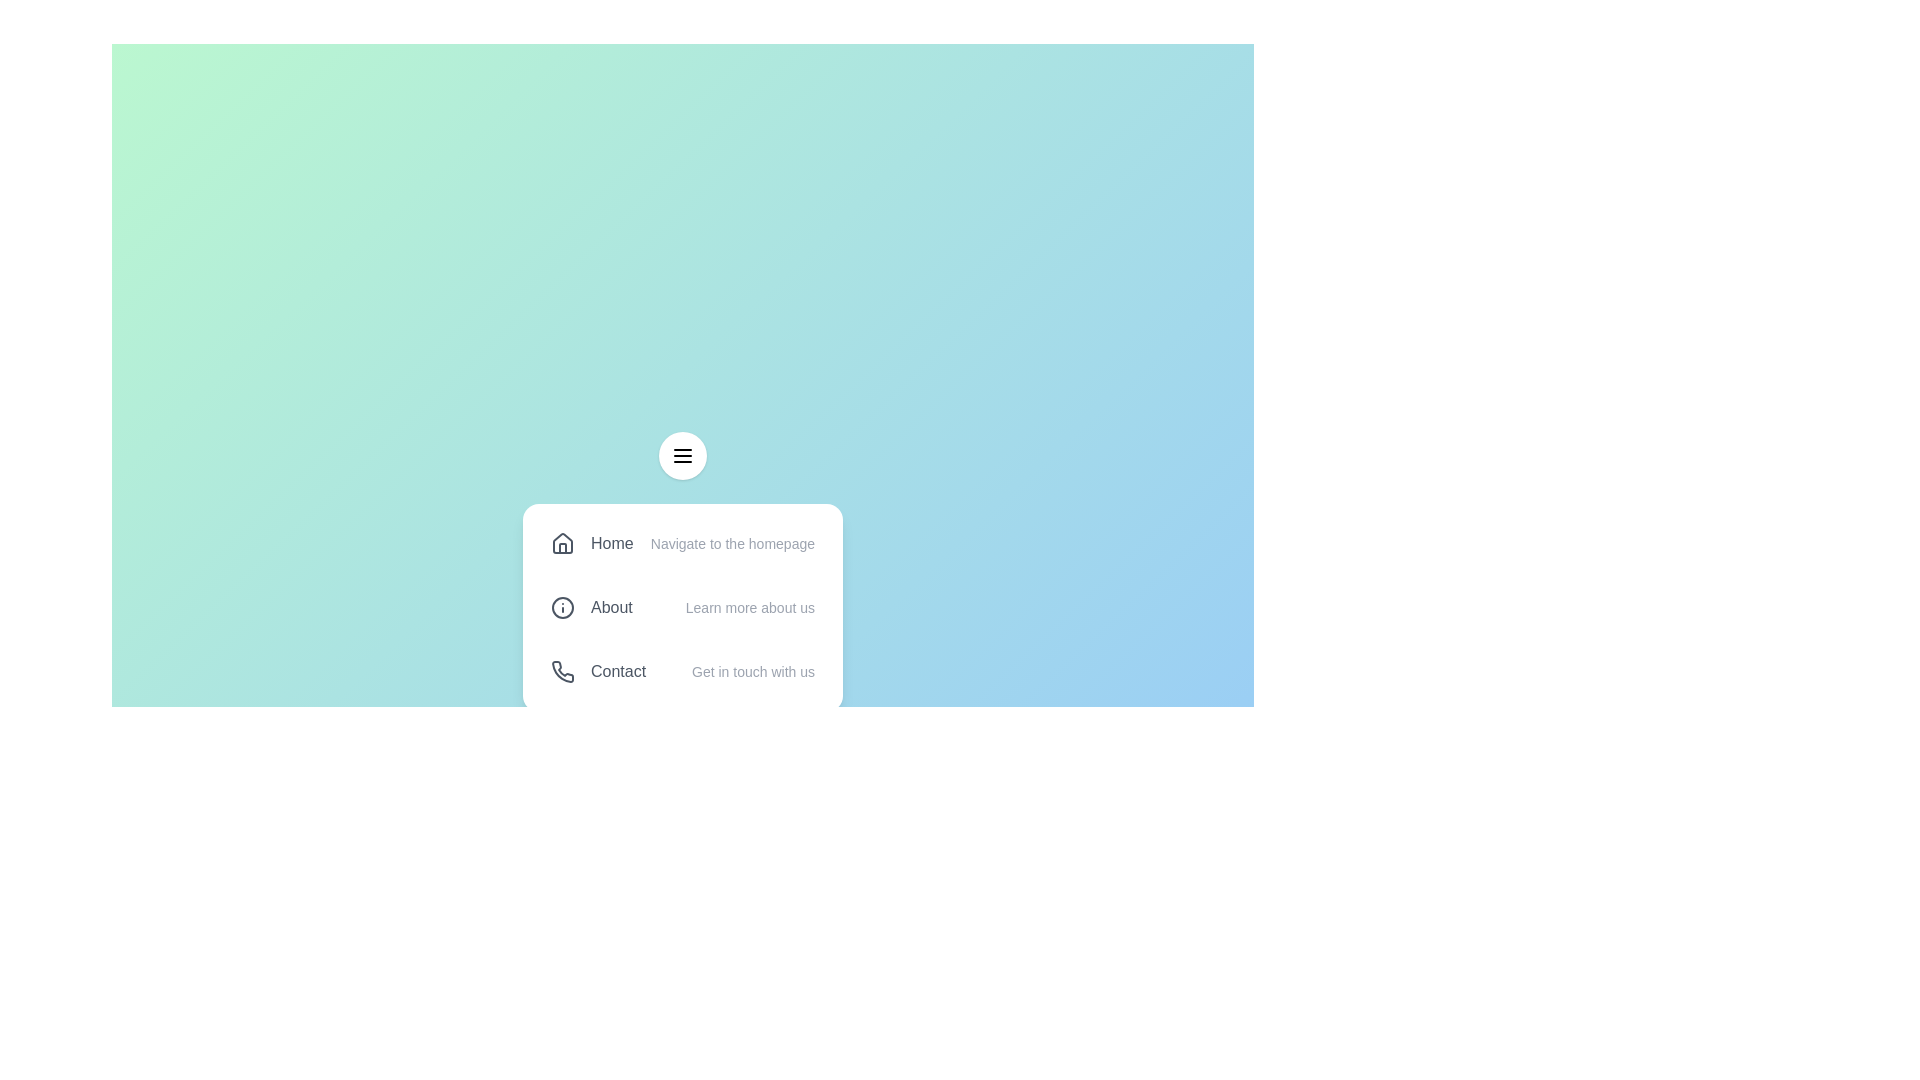 Image resolution: width=1920 pixels, height=1080 pixels. Describe the element at coordinates (682, 607) in the screenshot. I see `the menu item About from the menu` at that location.